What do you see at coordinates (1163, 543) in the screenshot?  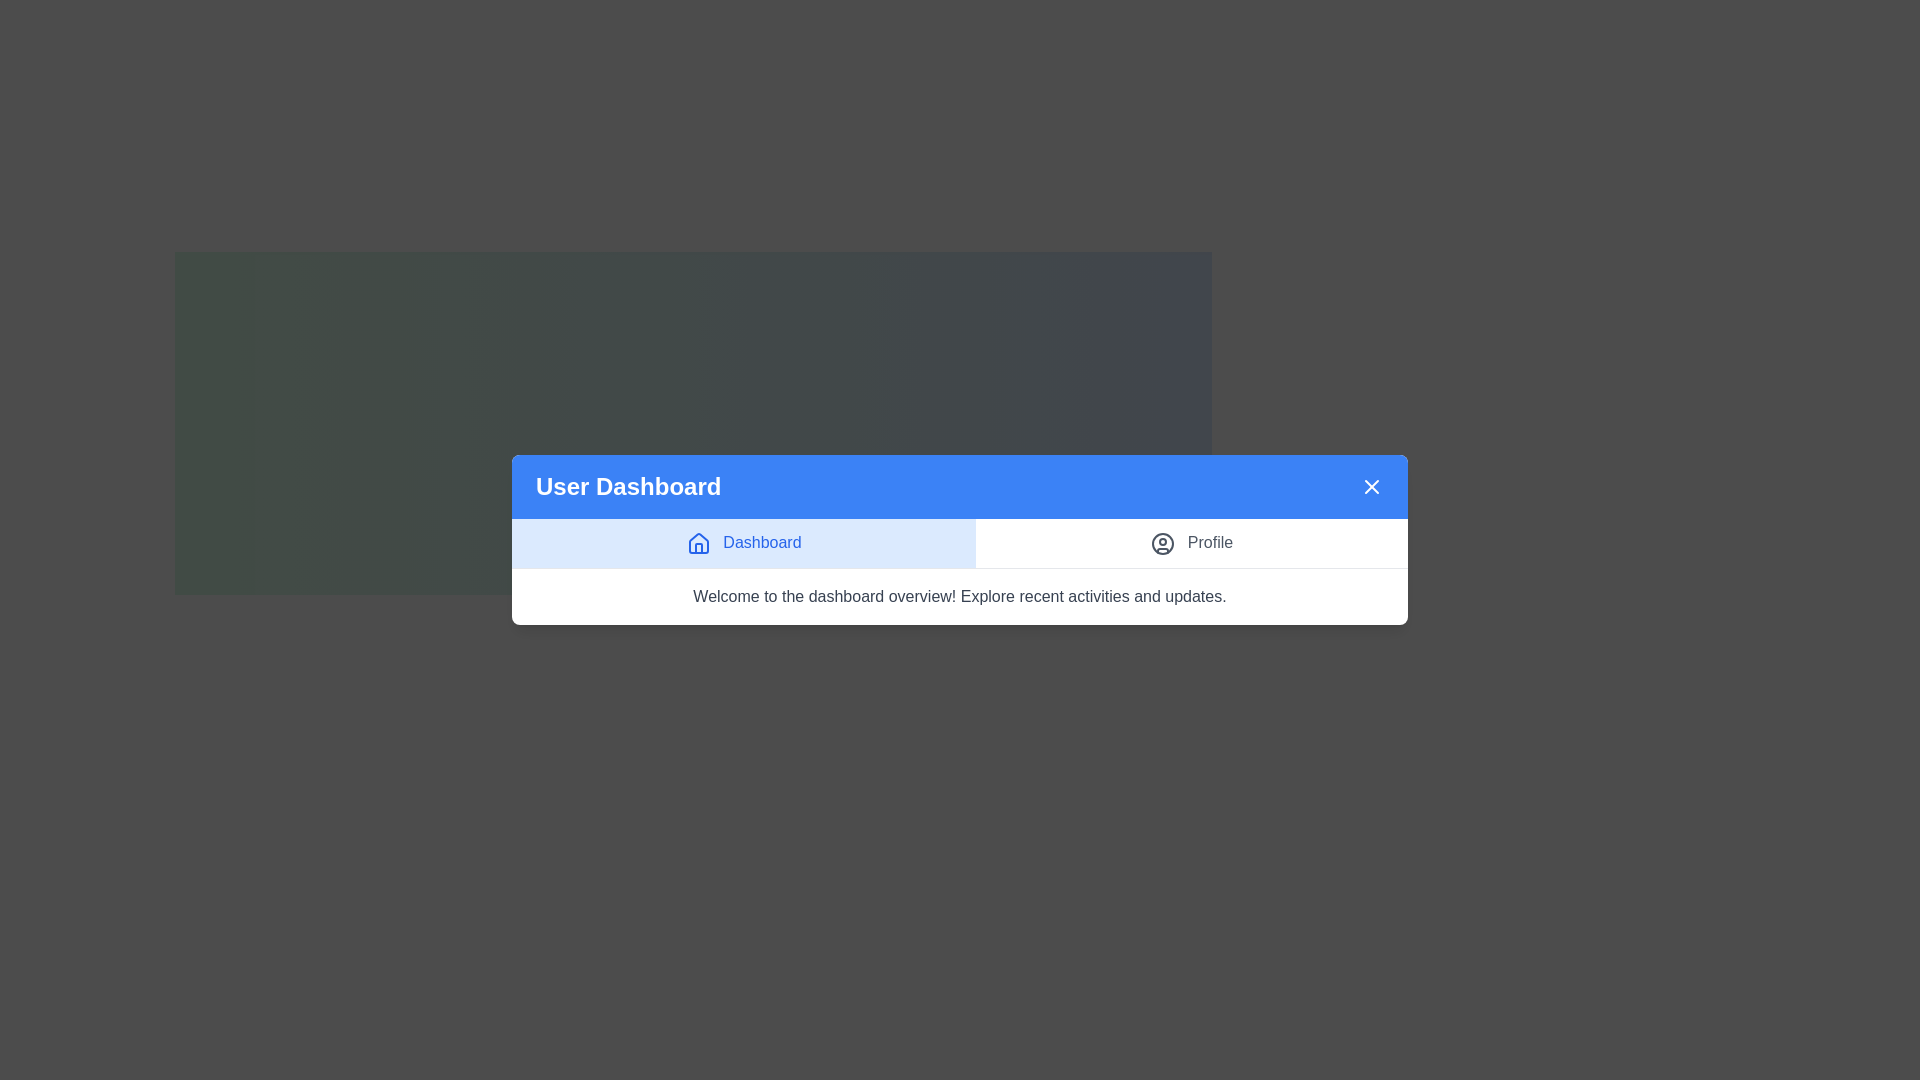 I see `the user profile icon in the 'Profile' tab located in the header section of the 'User Dashboard'` at bounding box center [1163, 543].